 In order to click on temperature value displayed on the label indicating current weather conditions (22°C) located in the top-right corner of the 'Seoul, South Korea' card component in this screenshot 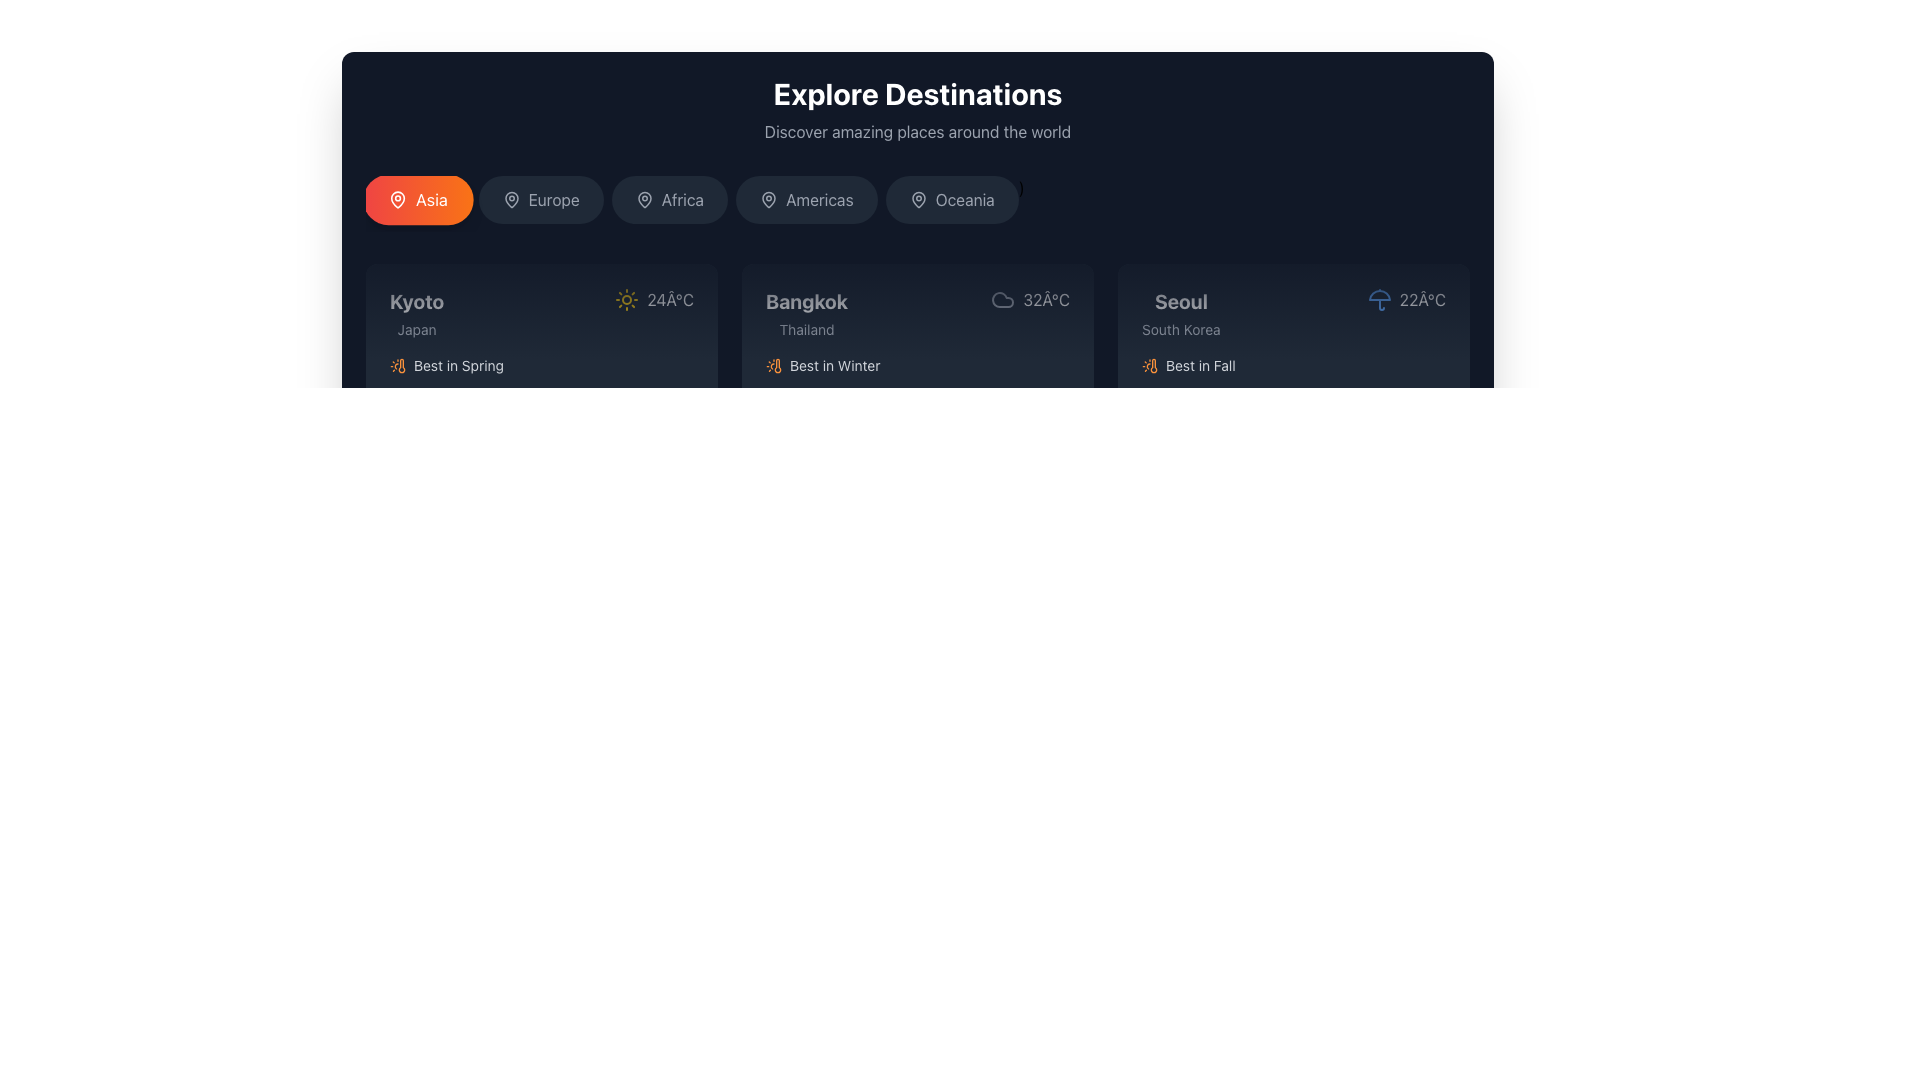, I will do `click(1405, 300)`.